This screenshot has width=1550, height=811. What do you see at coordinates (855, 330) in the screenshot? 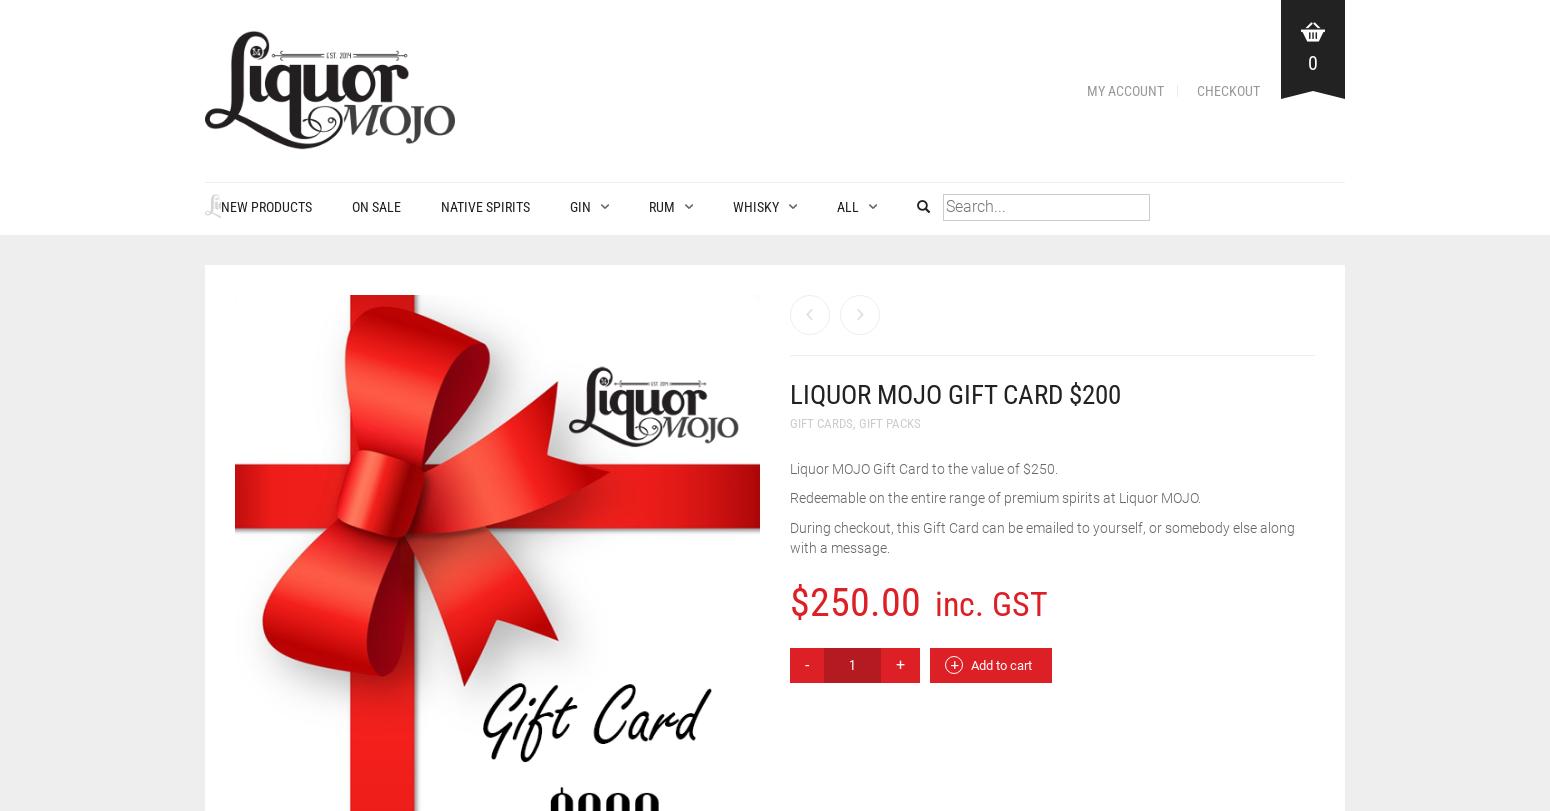
I see `'Cognac'` at bounding box center [855, 330].